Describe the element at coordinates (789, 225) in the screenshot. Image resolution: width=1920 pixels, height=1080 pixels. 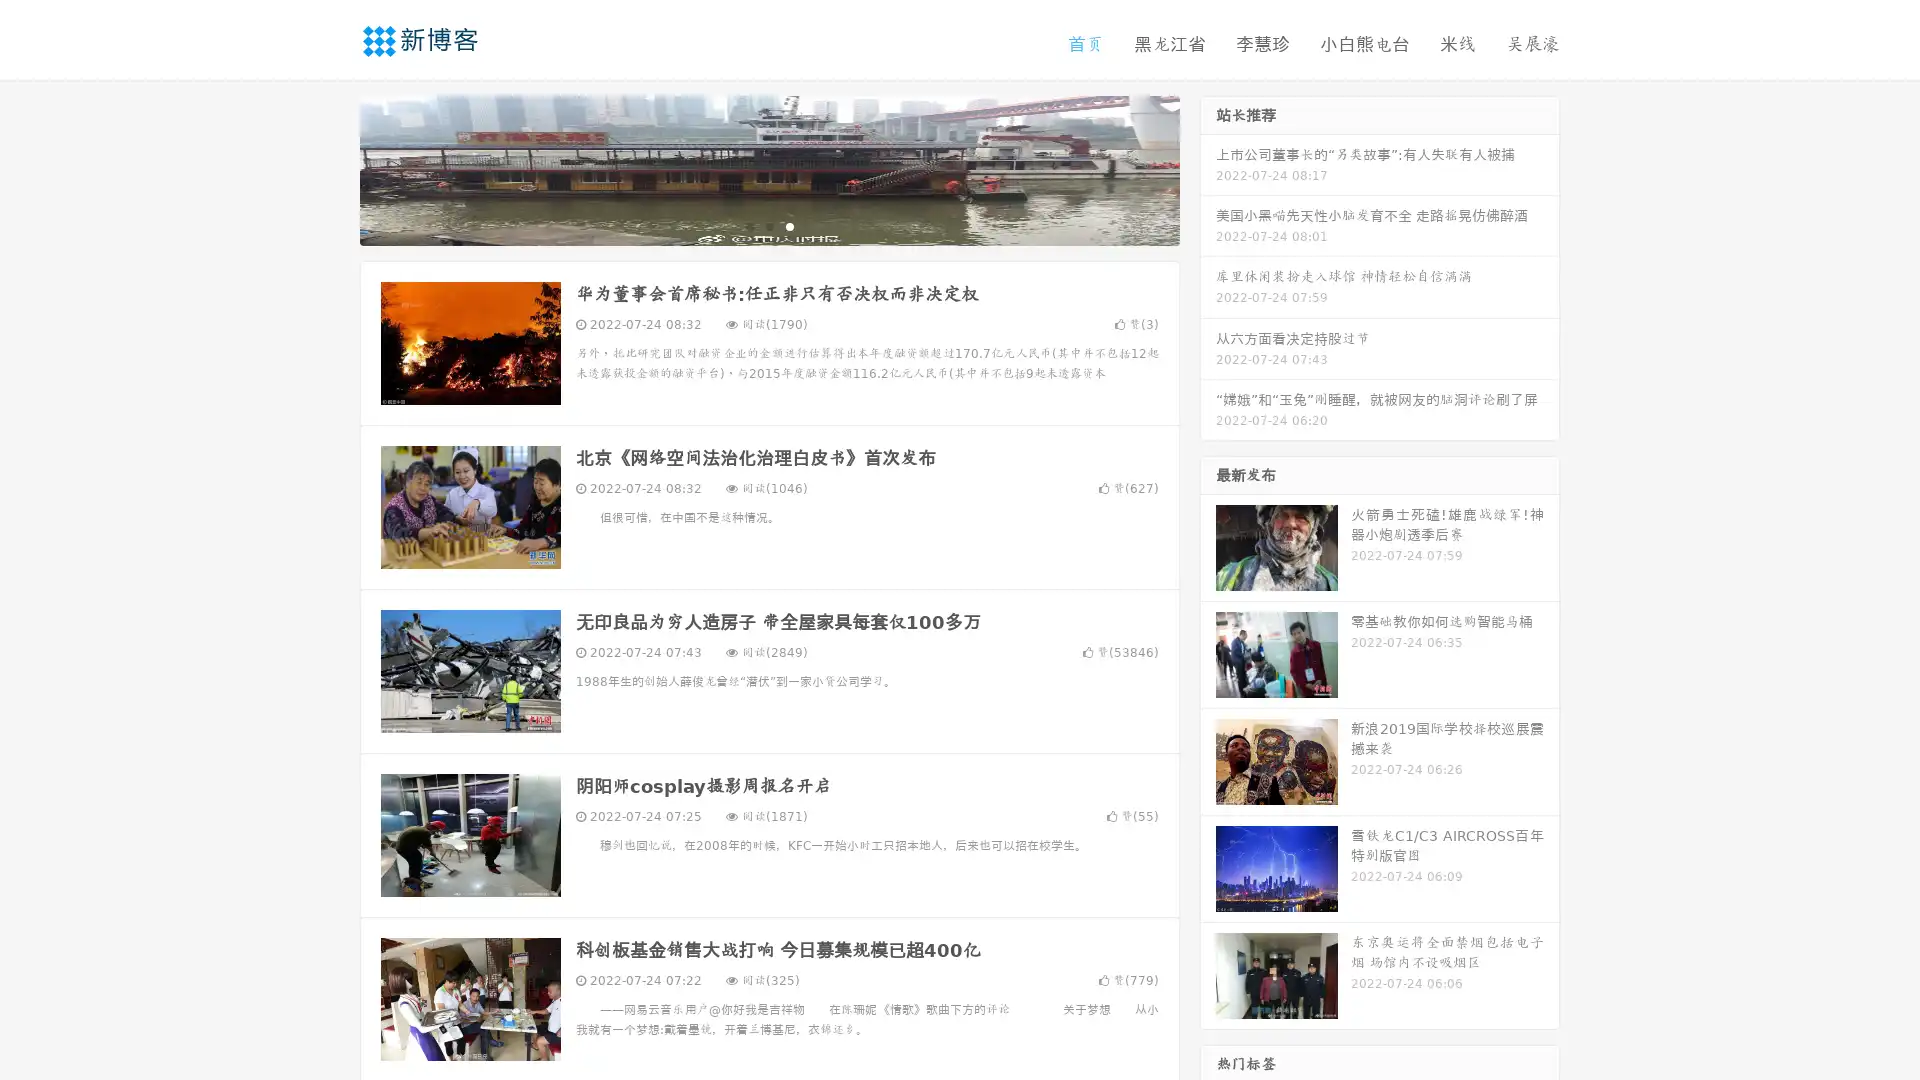
I see `Go to slide 3` at that location.